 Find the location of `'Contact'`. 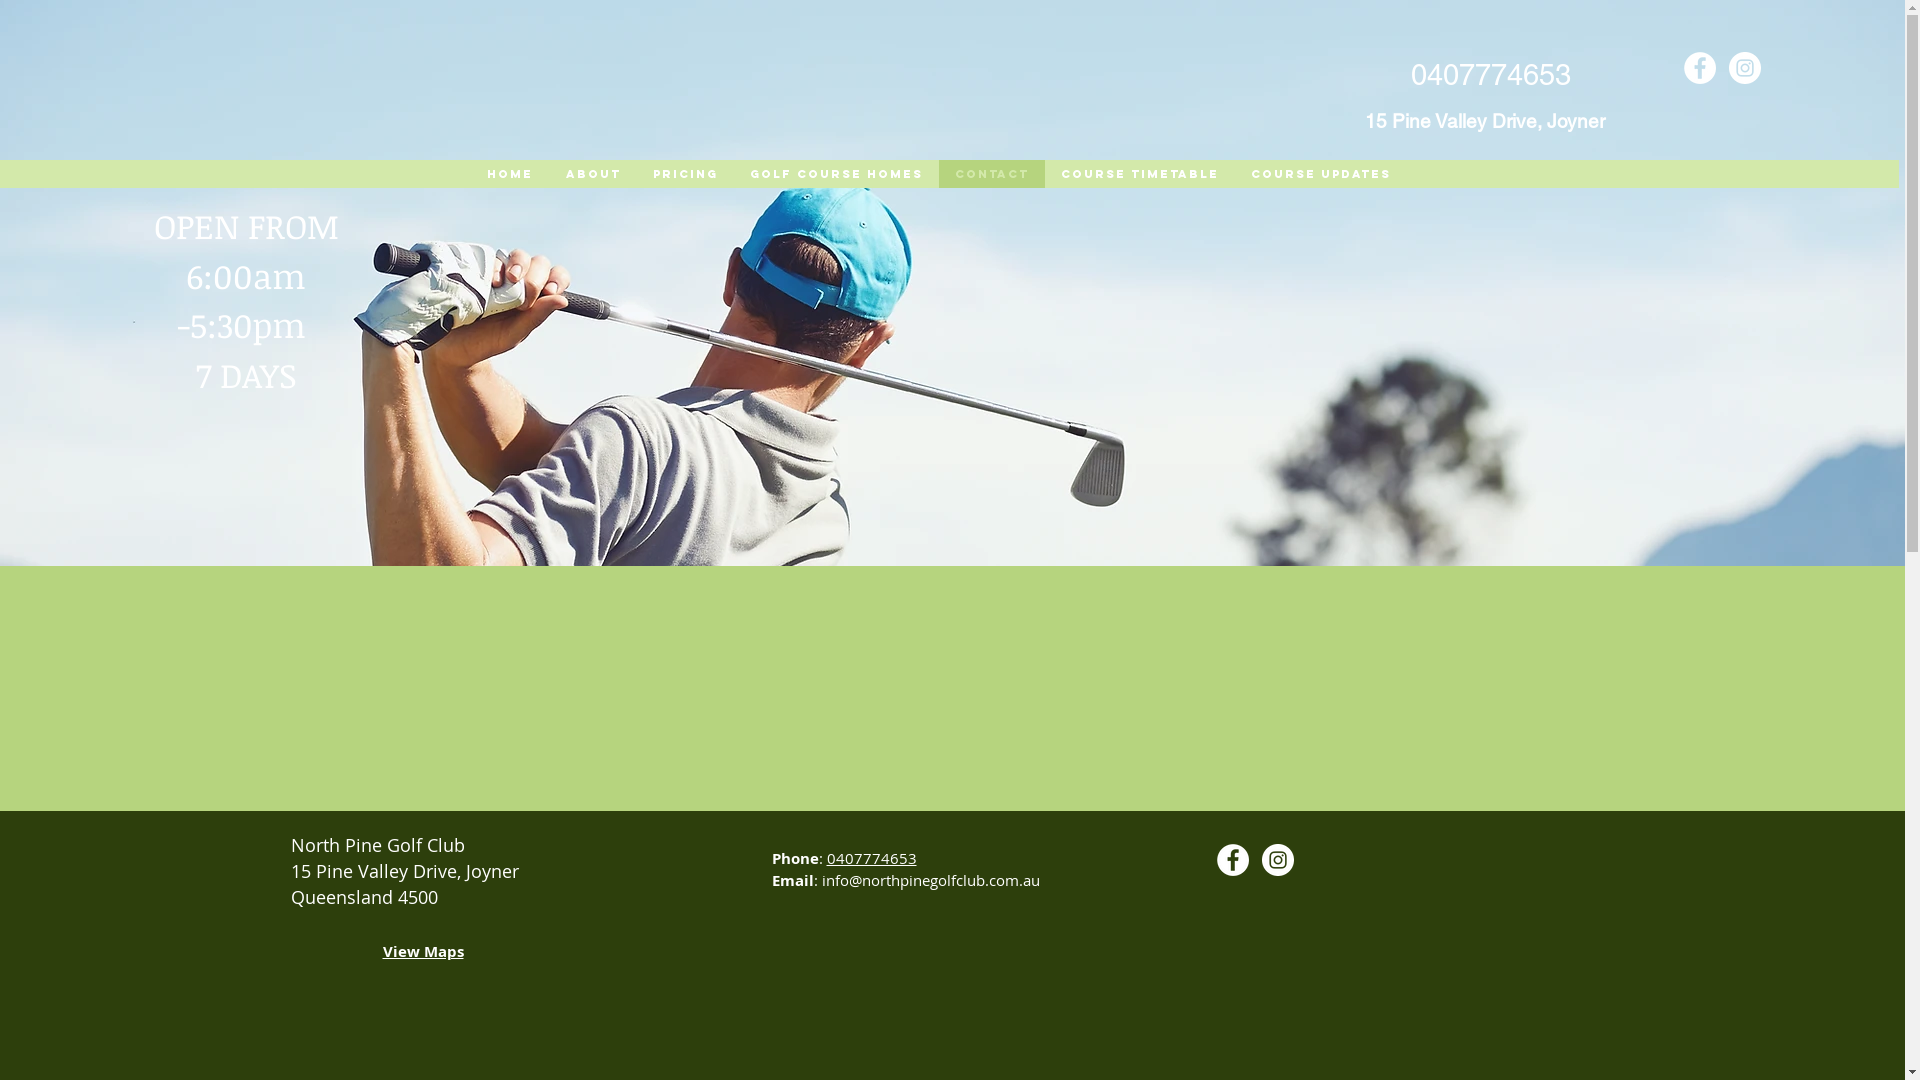

'Contact' is located at coordinates (990, 172).